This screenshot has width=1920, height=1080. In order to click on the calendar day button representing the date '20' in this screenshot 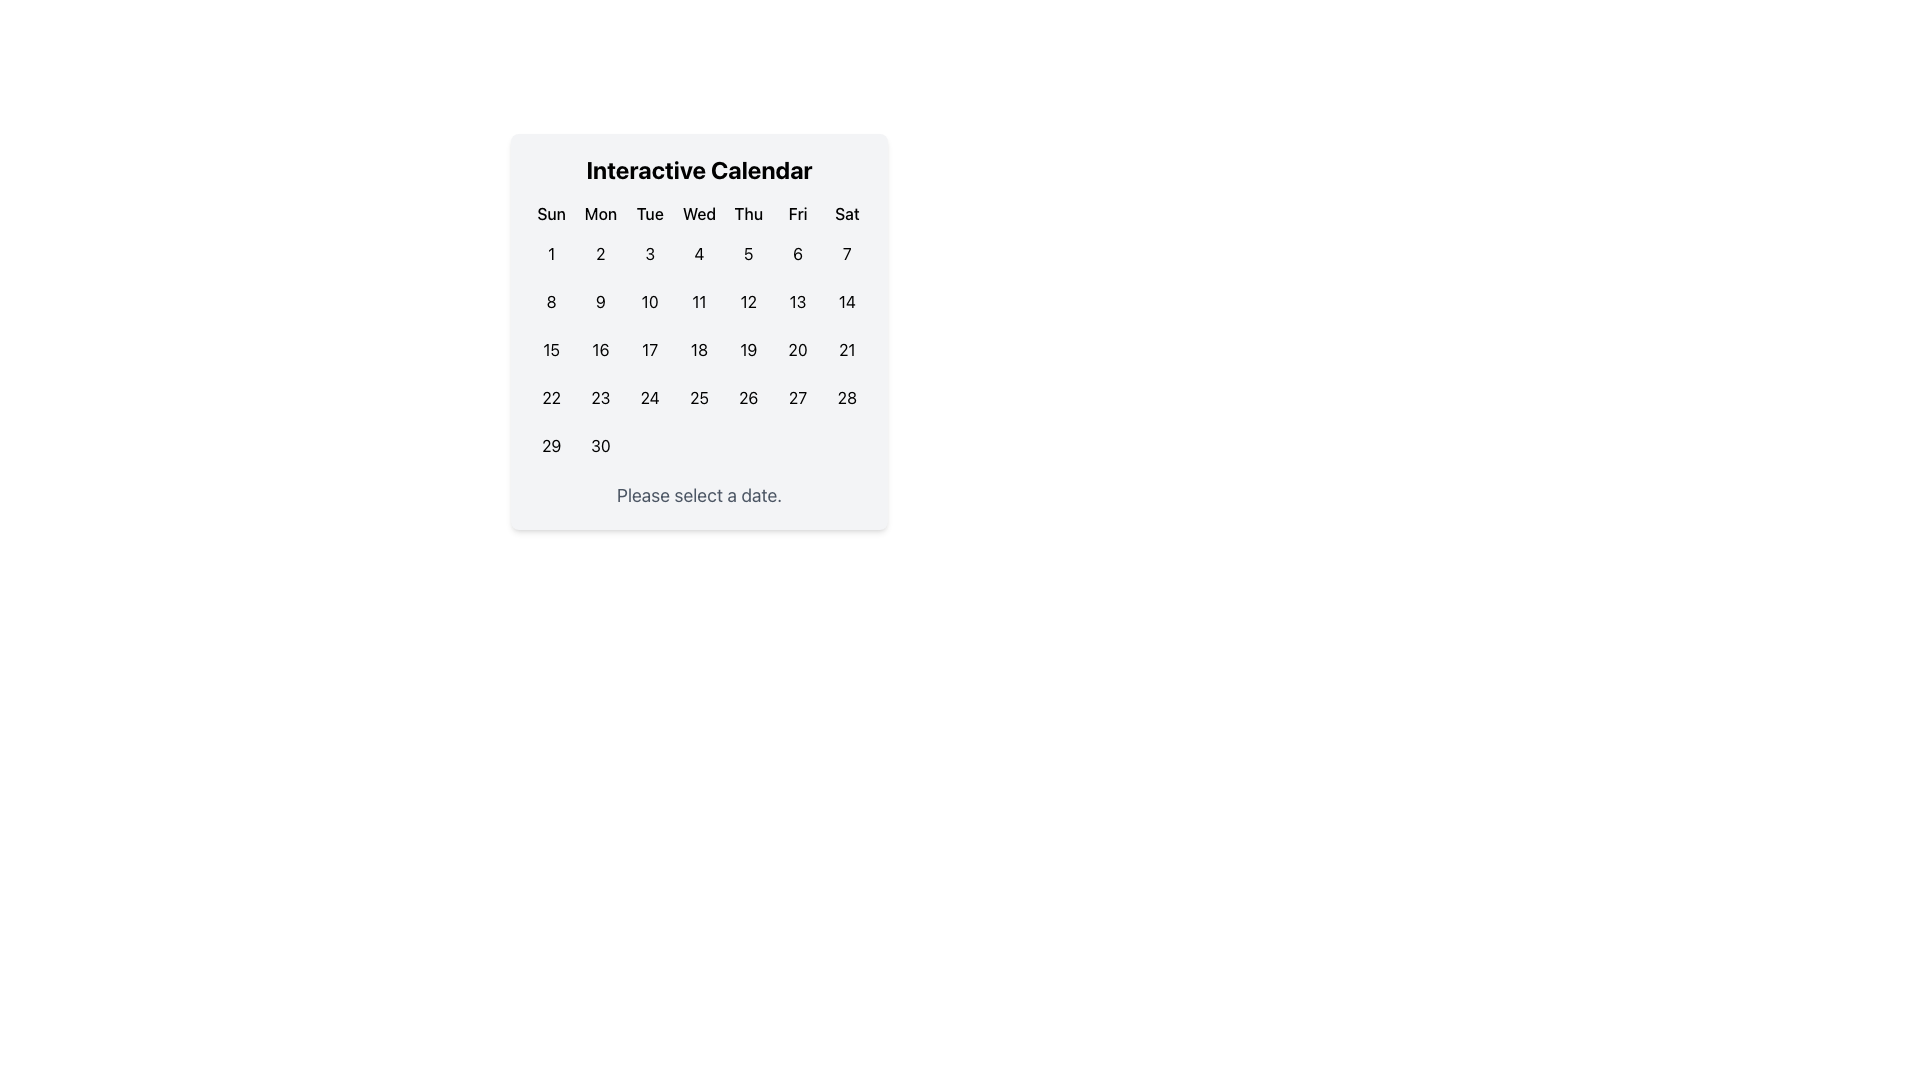, I will do `click(797, 349)`.